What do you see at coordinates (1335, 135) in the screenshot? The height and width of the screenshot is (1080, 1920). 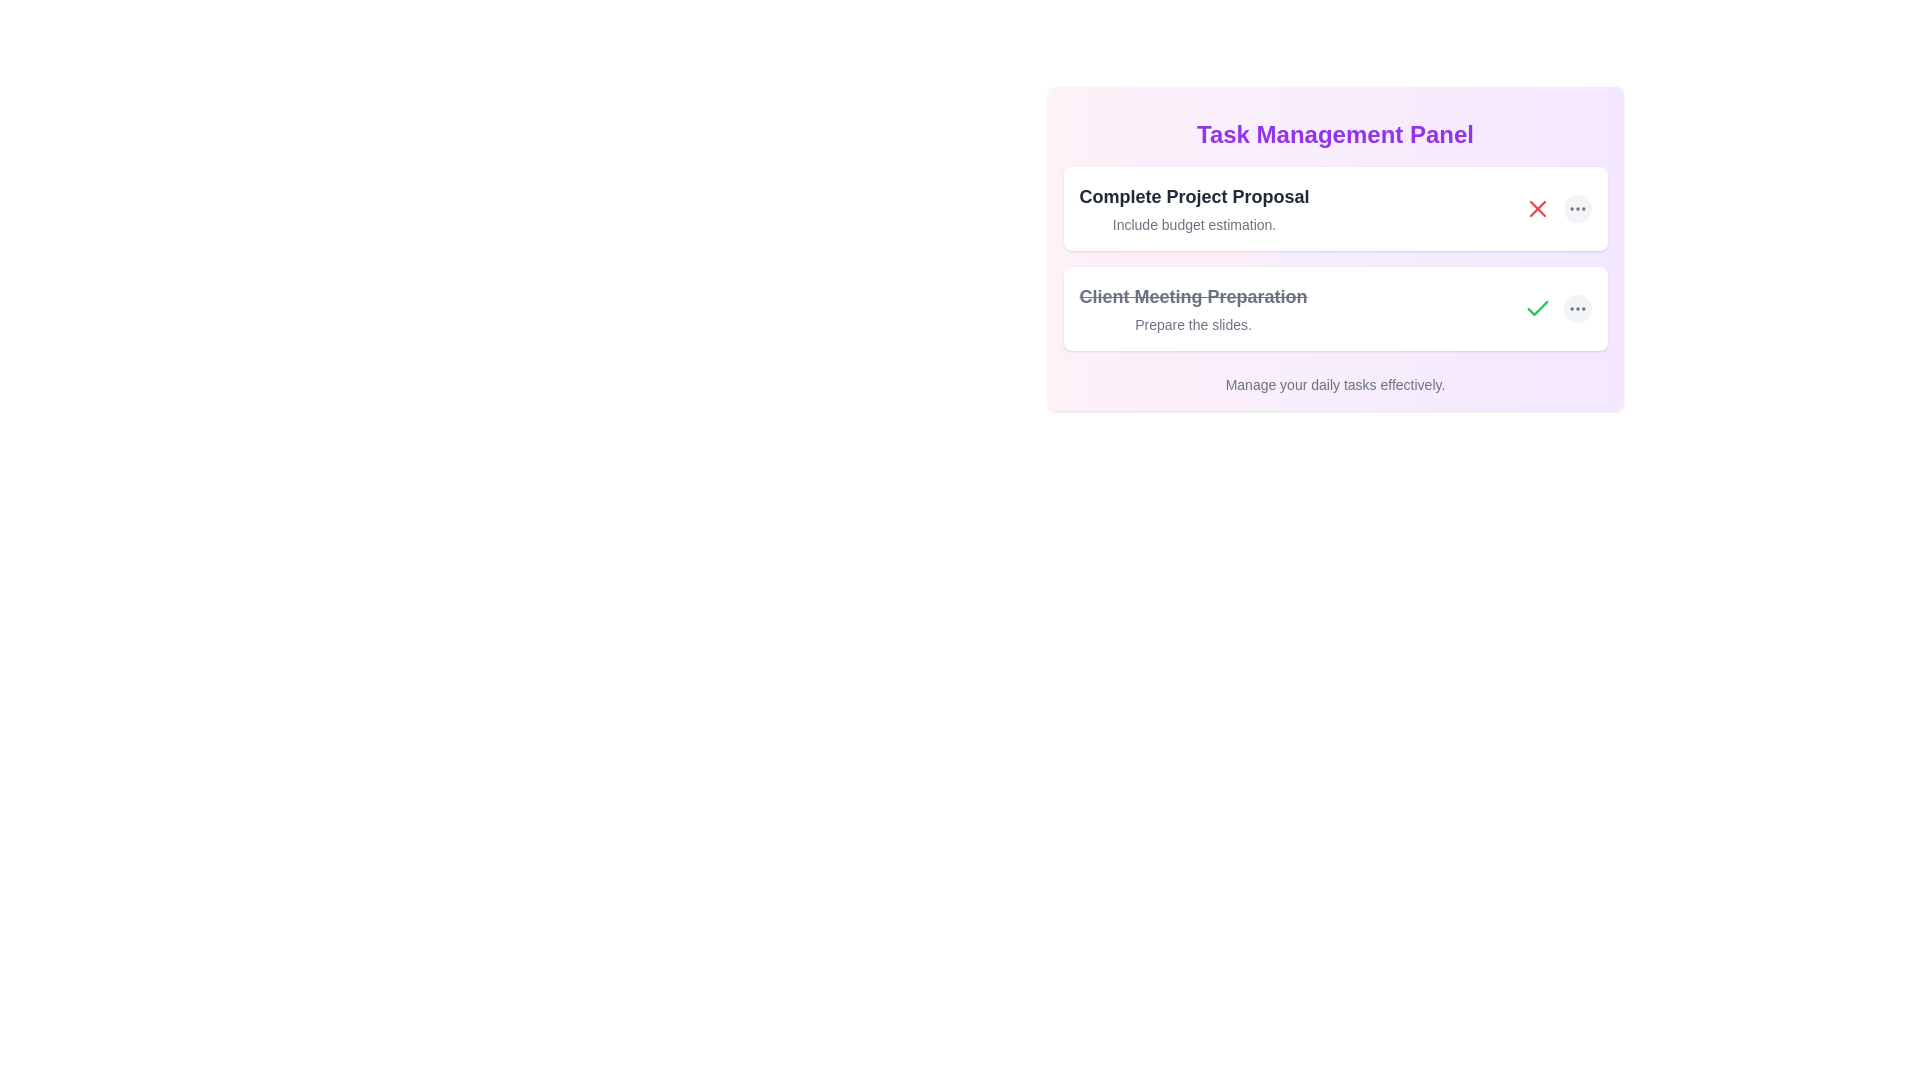 I see `the Text Label or Header at the top of the task management card, which indicates the purpose or functionality of the content within the card` at bounding box center [1335, 135].